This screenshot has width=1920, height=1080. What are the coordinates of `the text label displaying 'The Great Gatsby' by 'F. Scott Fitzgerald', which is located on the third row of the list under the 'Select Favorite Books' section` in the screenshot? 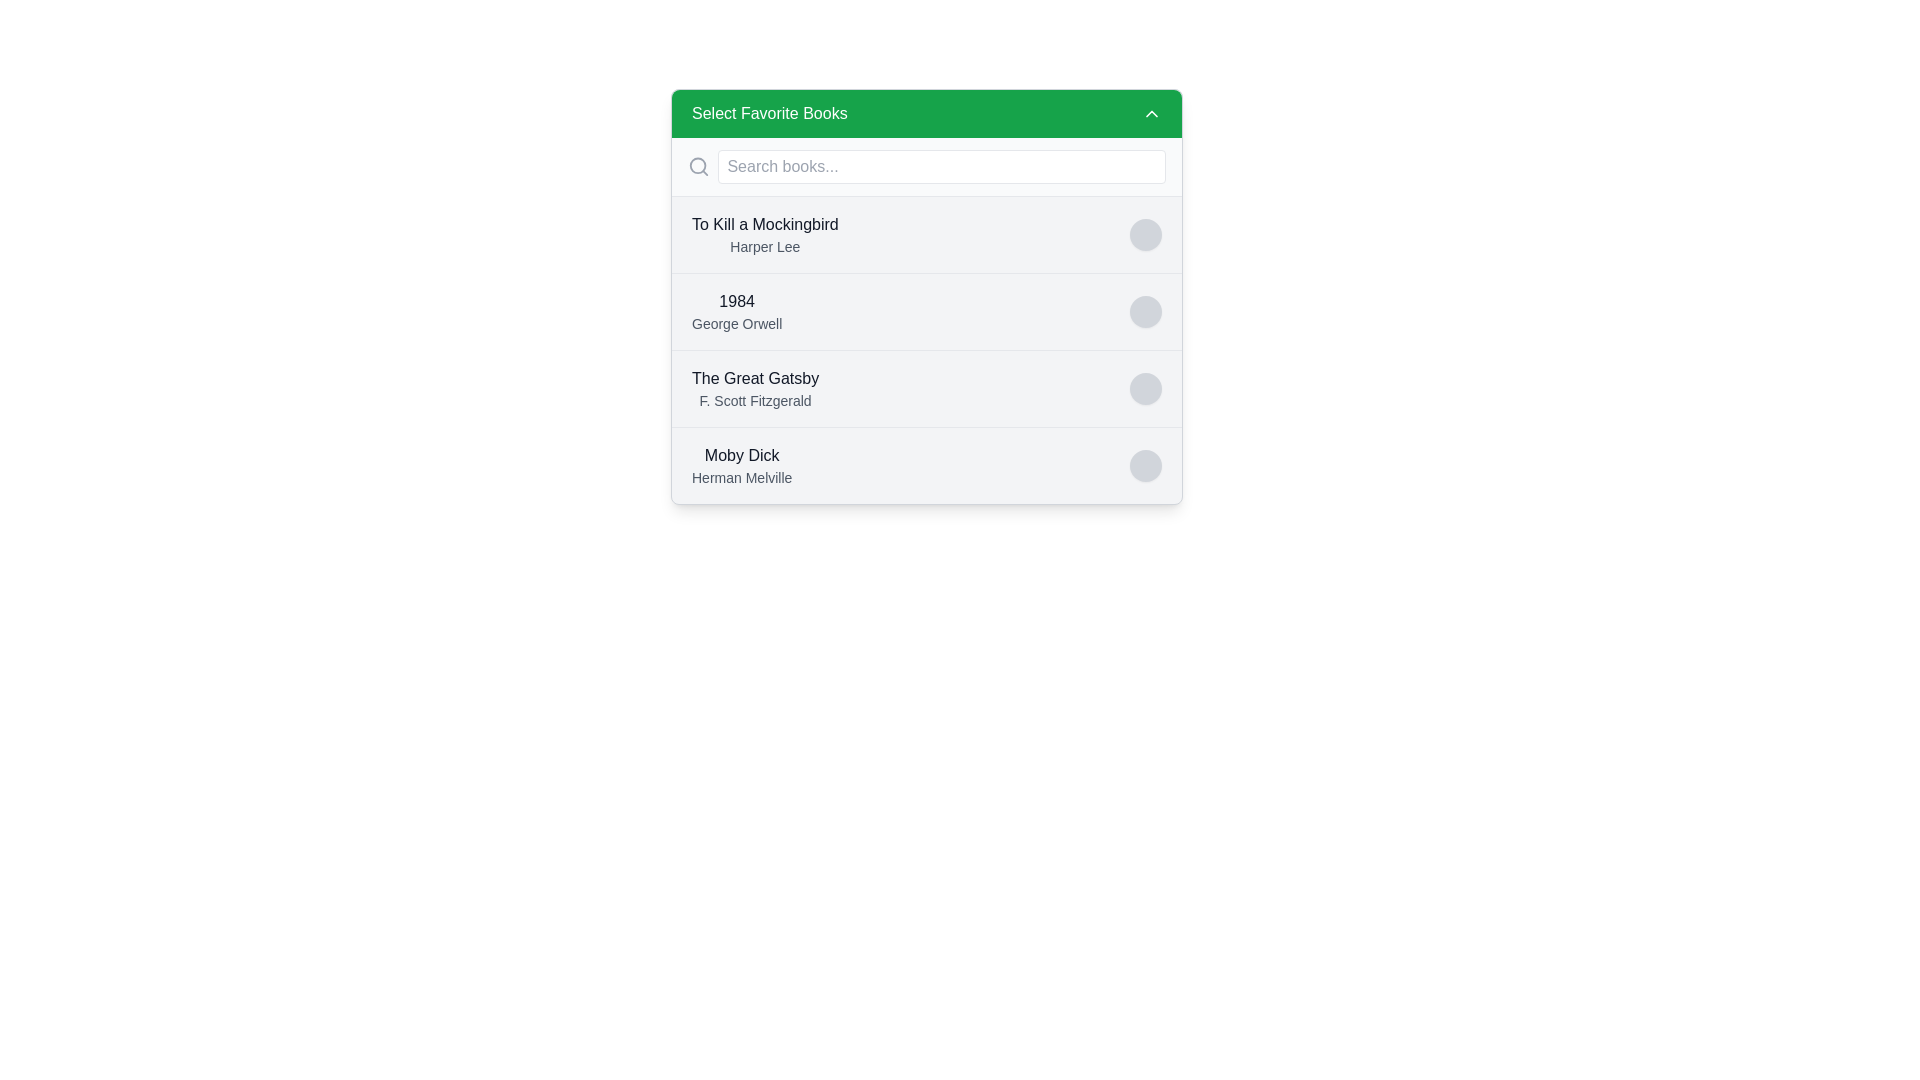 It's located at (754, 389).